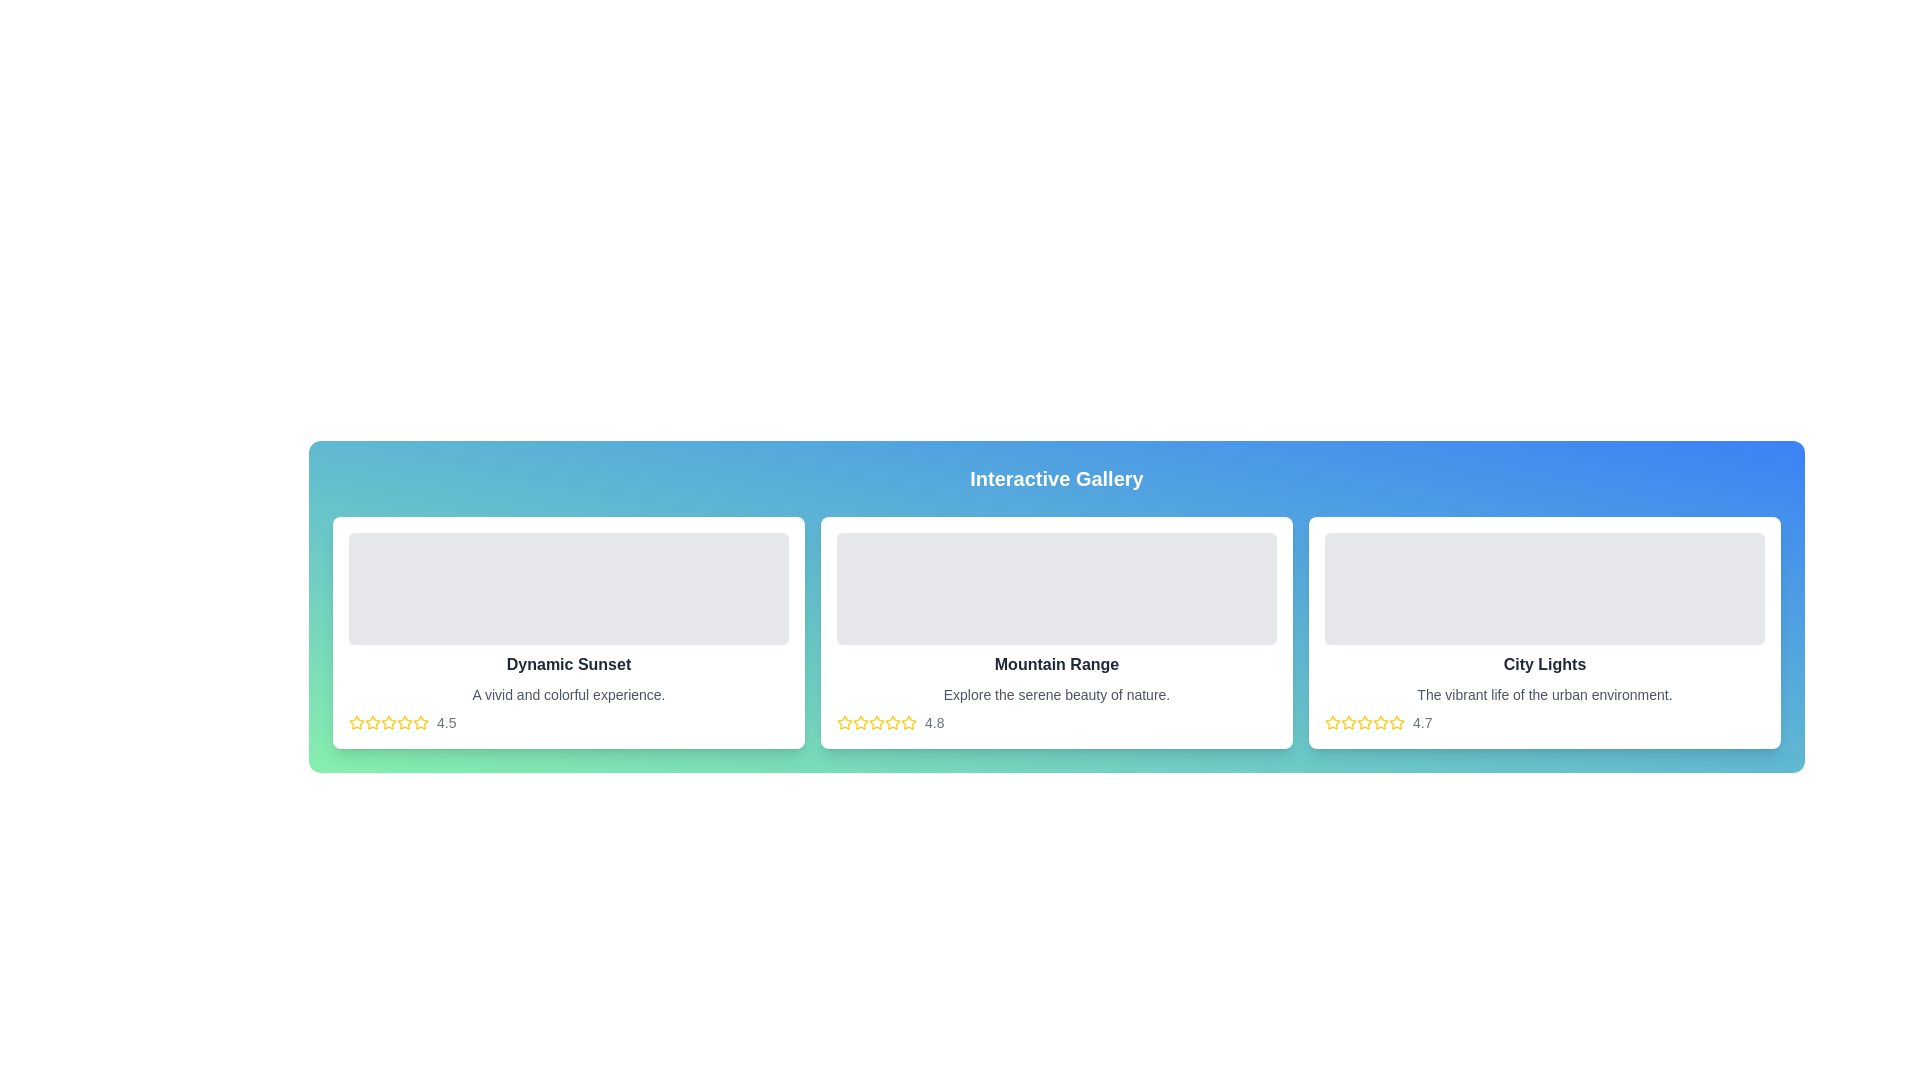 The image size is (1920, 1080). I want to click on the text display showing the numerical rating value located in the bottom left corner of the first card, to the right of the star icons, so click(445, 722).